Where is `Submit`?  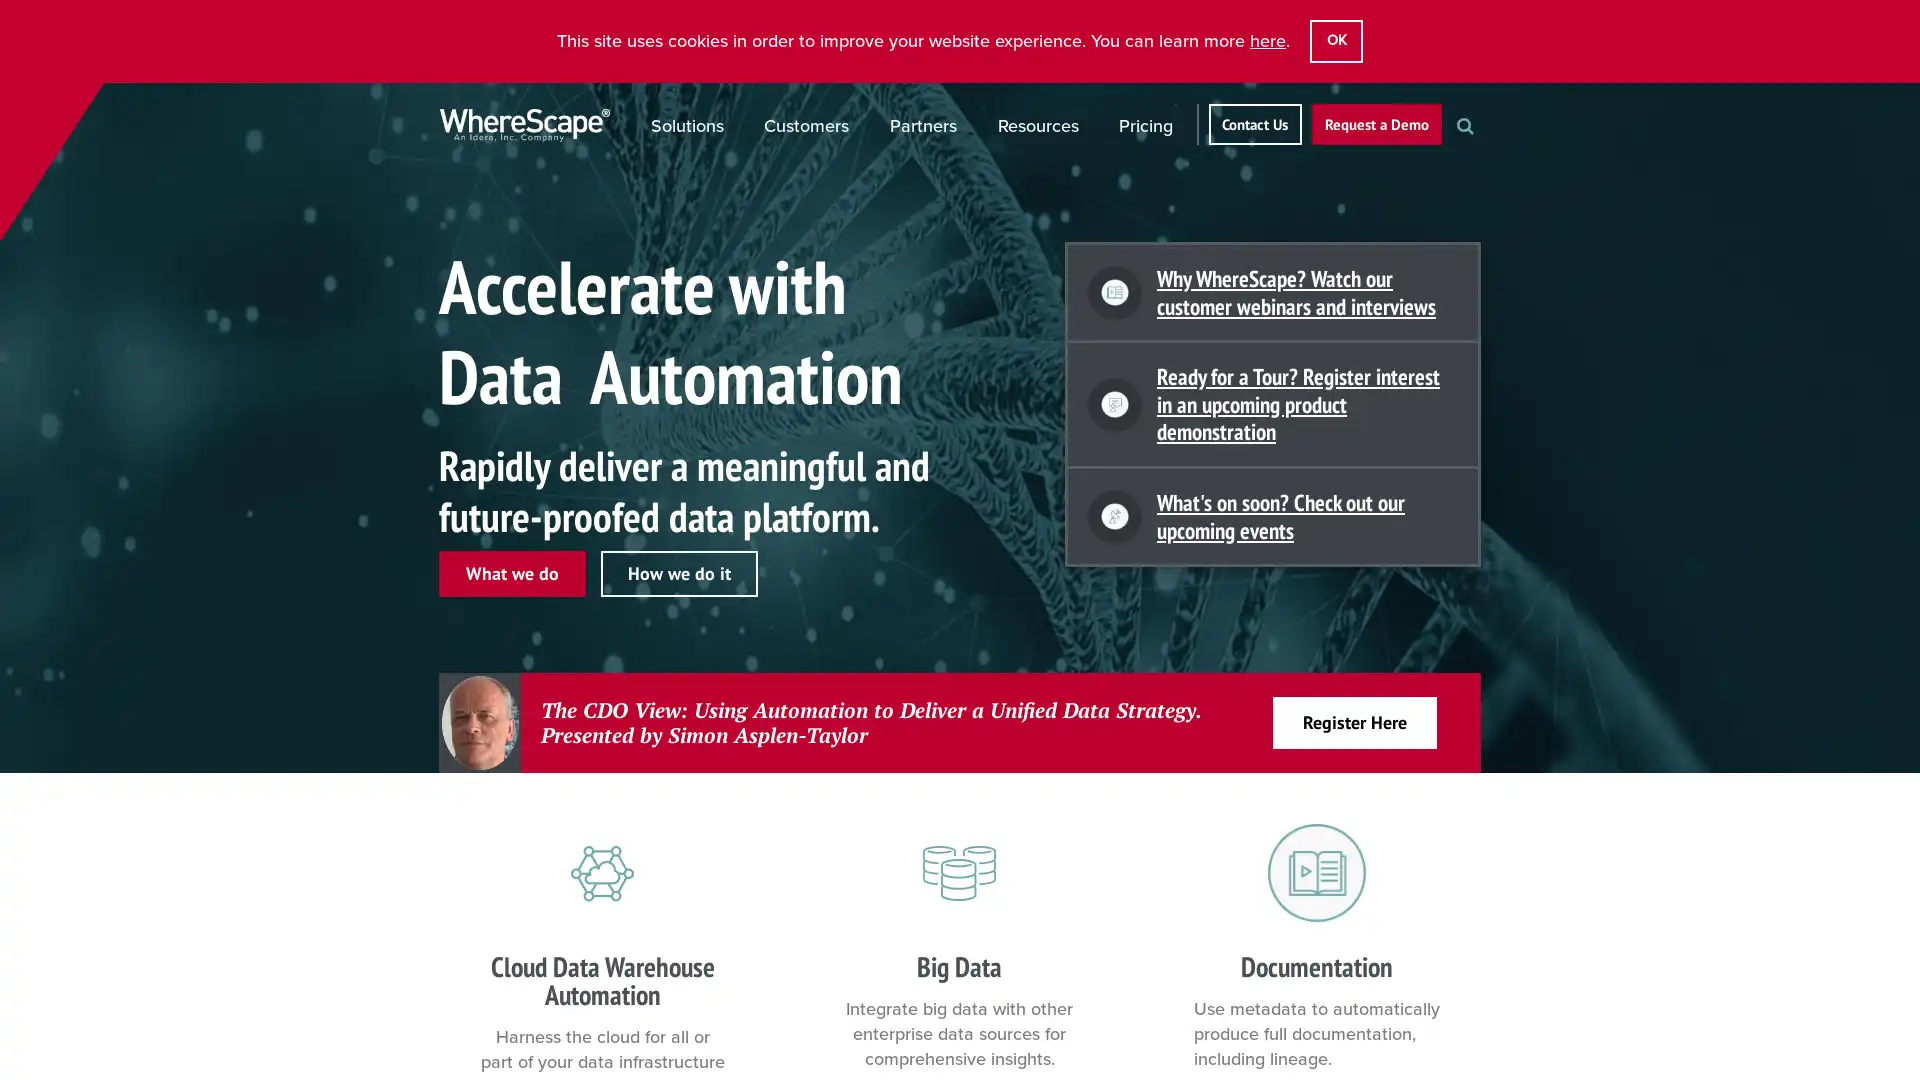 Submit is located at coordinates (1486, 158).